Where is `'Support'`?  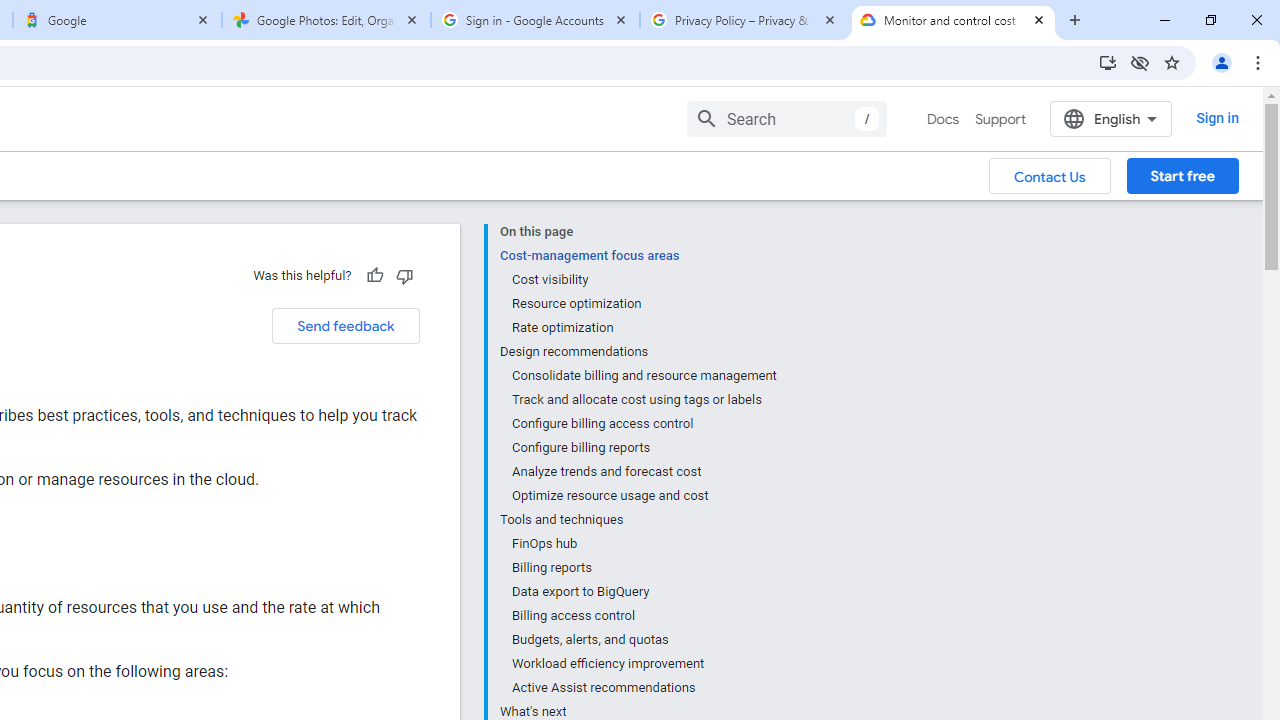
'Support' is located at coordinates (1000, 119).